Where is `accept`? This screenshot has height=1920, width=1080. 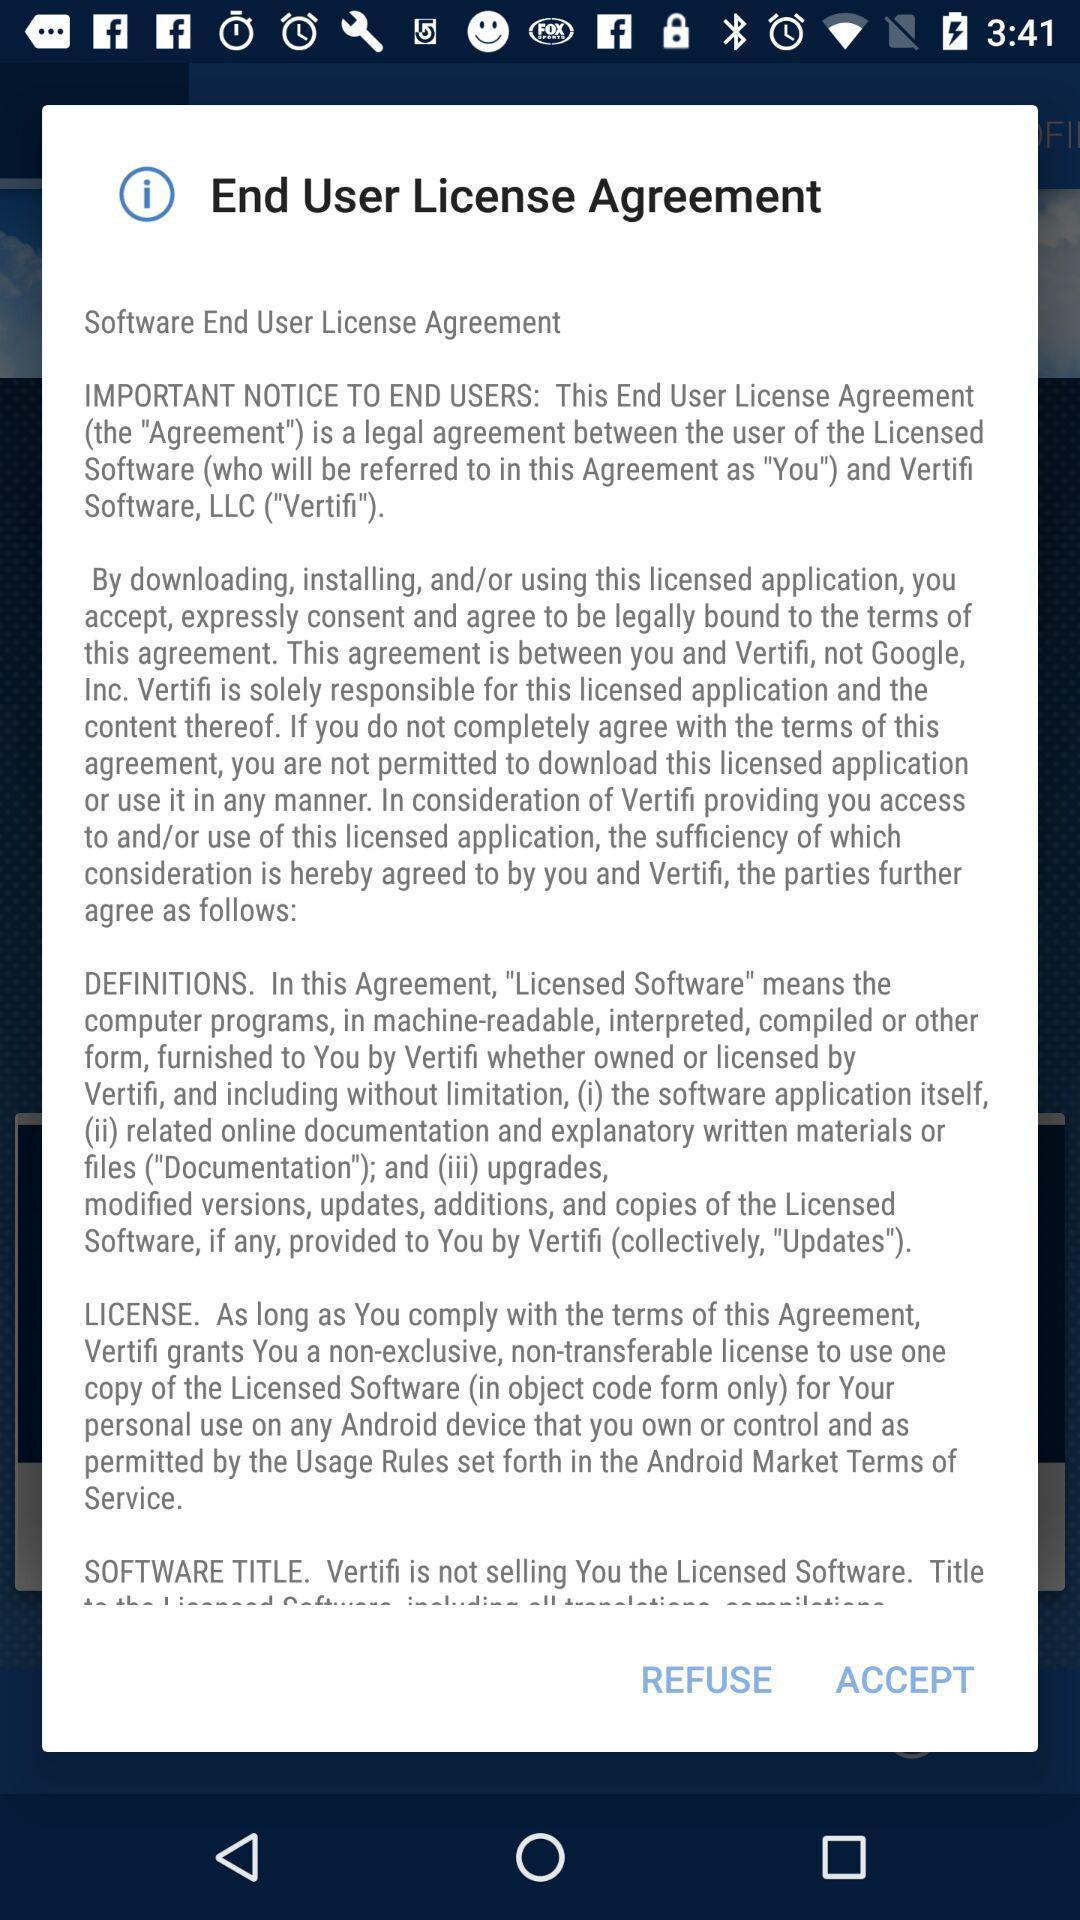 accept is located at coordinates (905, 1678).